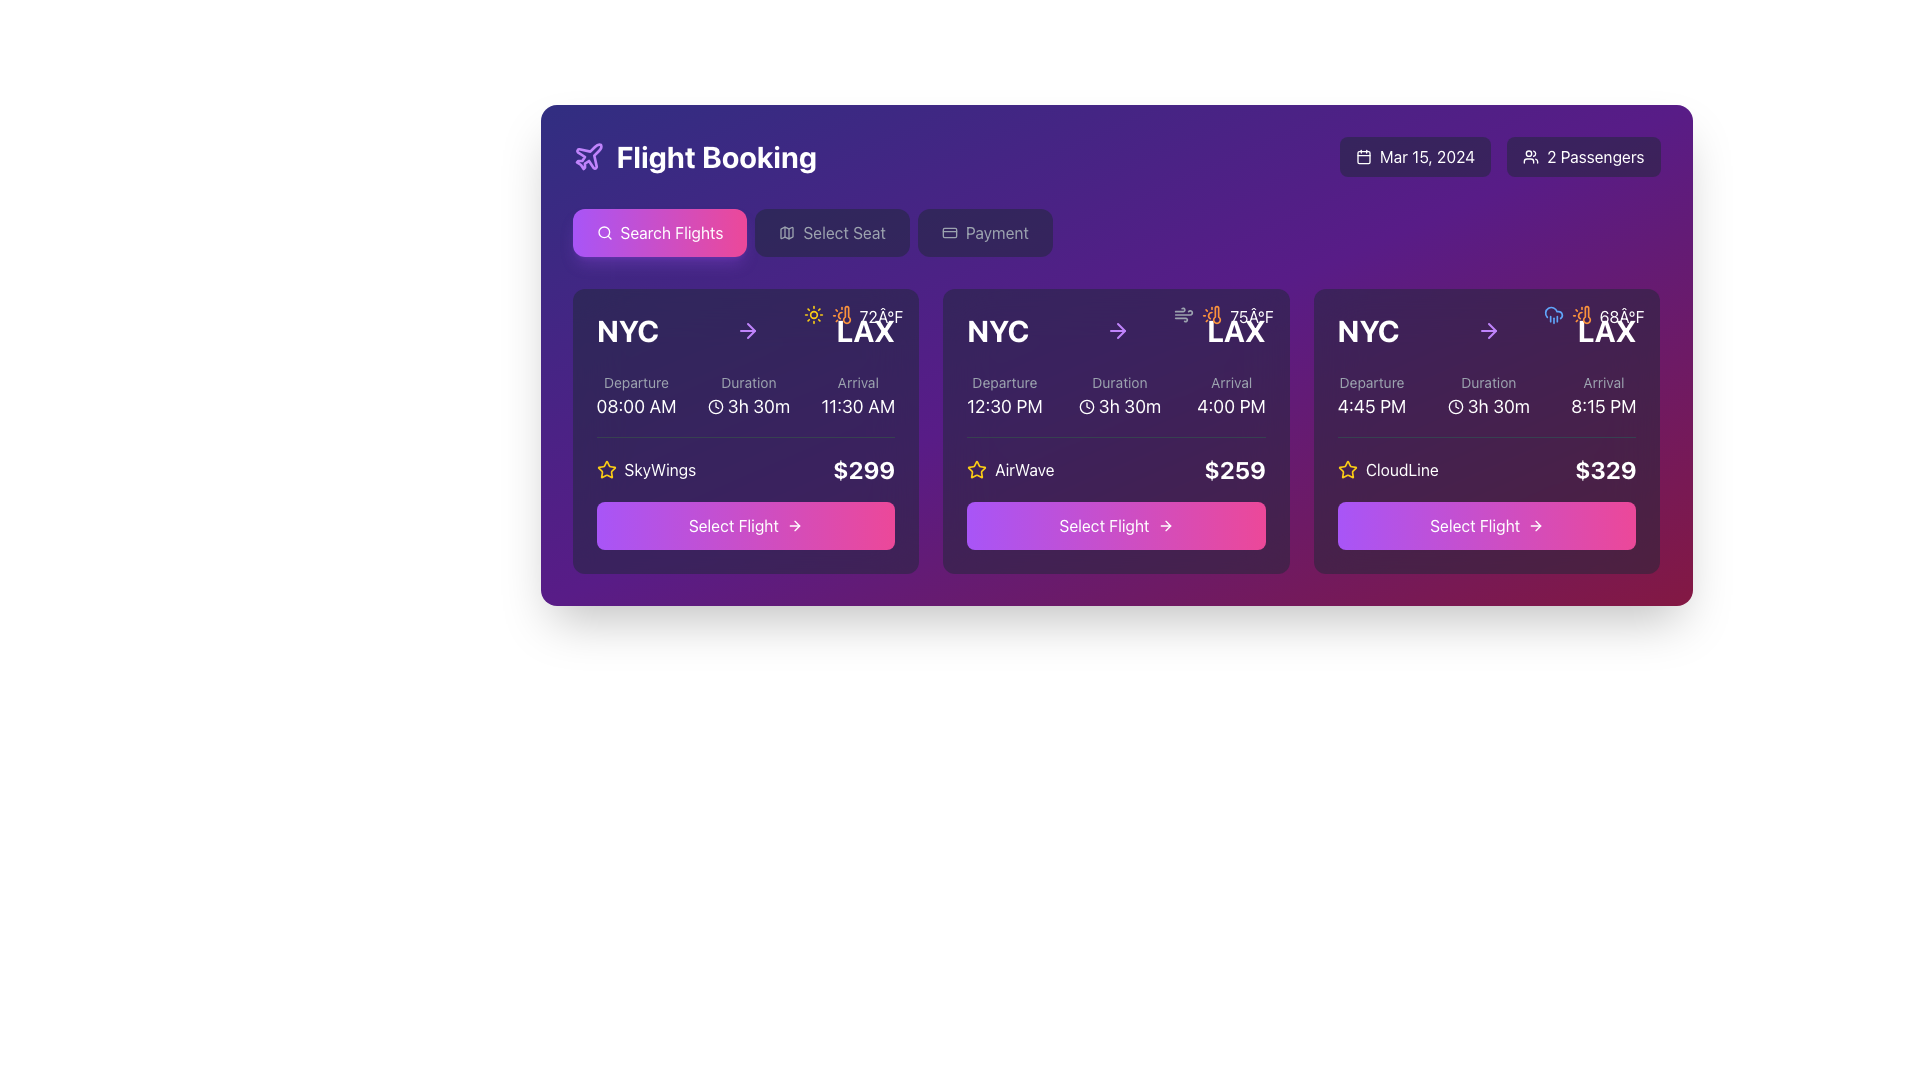 This screenshot has height=1080, width=1920. I want to click on the text label displaying 'SkyWings', which is located centrally in the lower section of the leftmost card in a list of flight options, rendered in white text against a purple background, so click(660, 470).